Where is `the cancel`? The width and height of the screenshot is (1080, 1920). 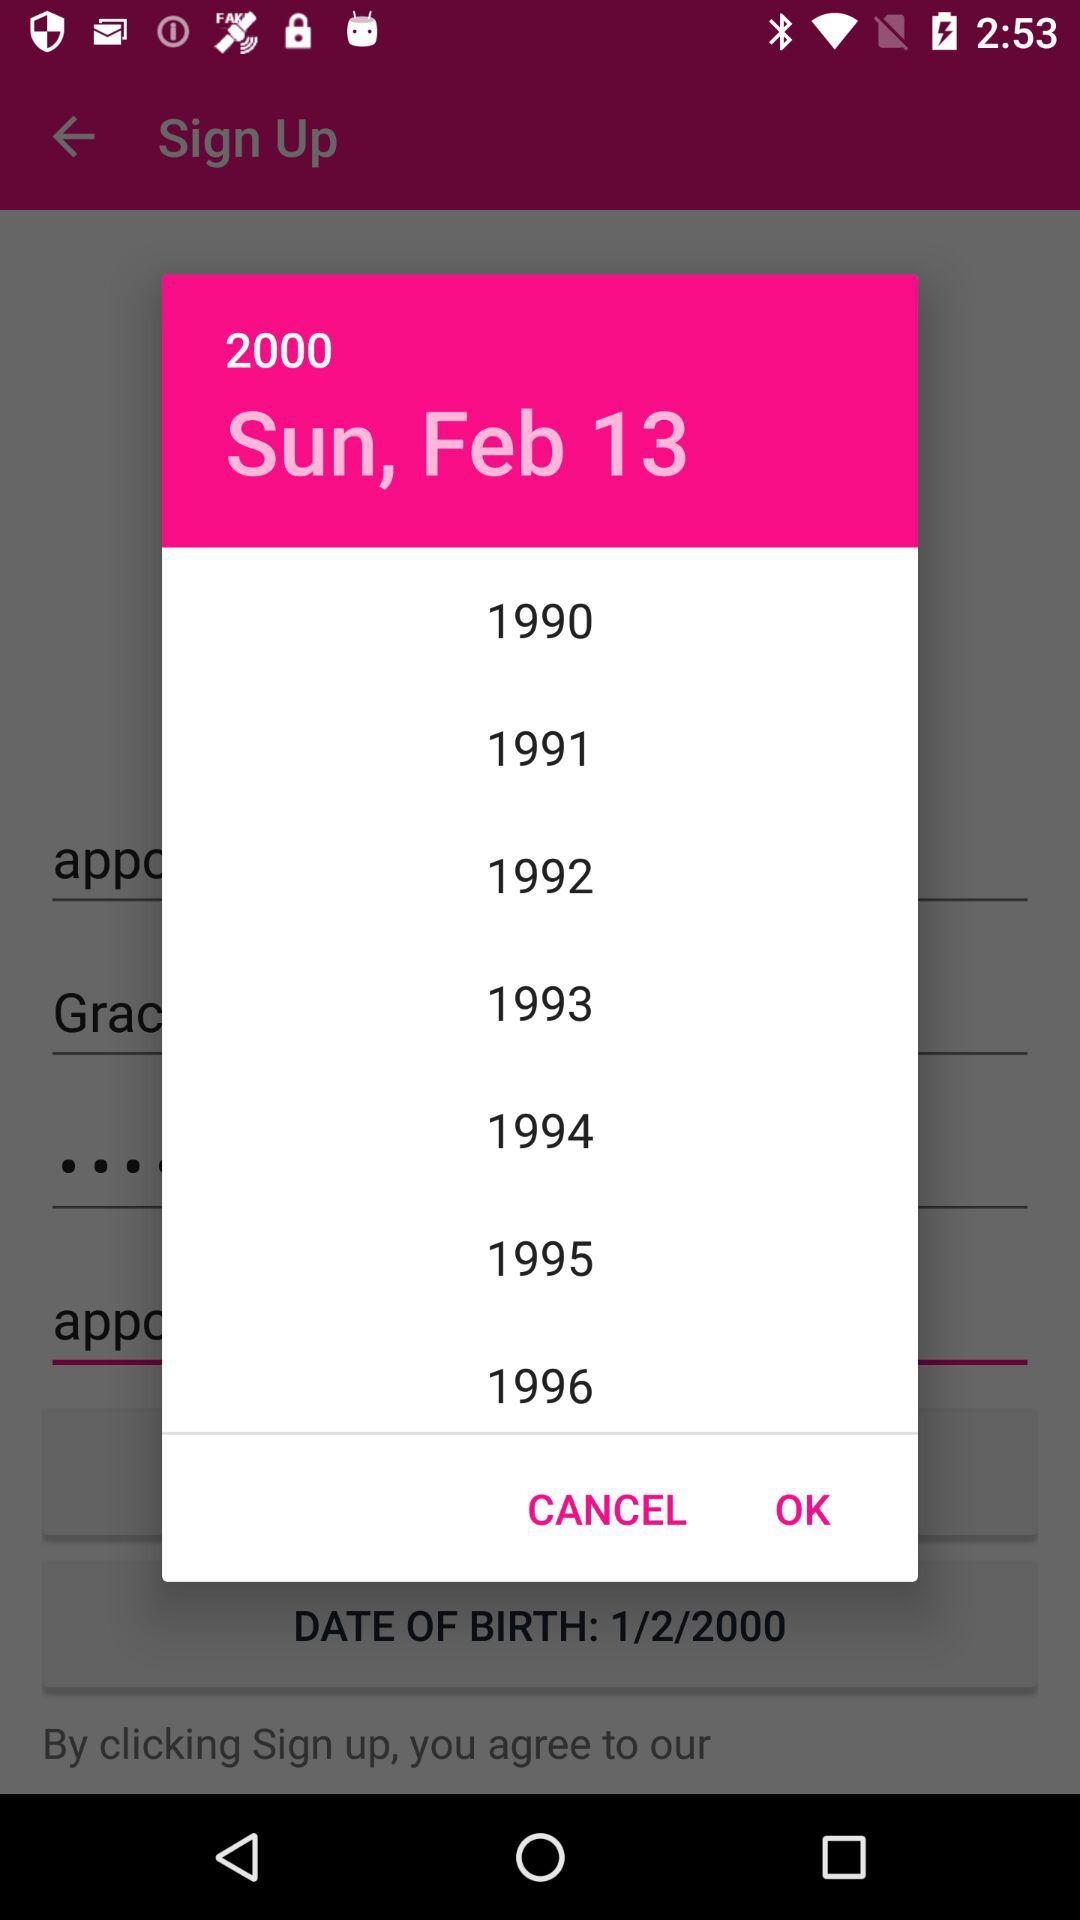
the cancel is located at coordinates (606, 1508).